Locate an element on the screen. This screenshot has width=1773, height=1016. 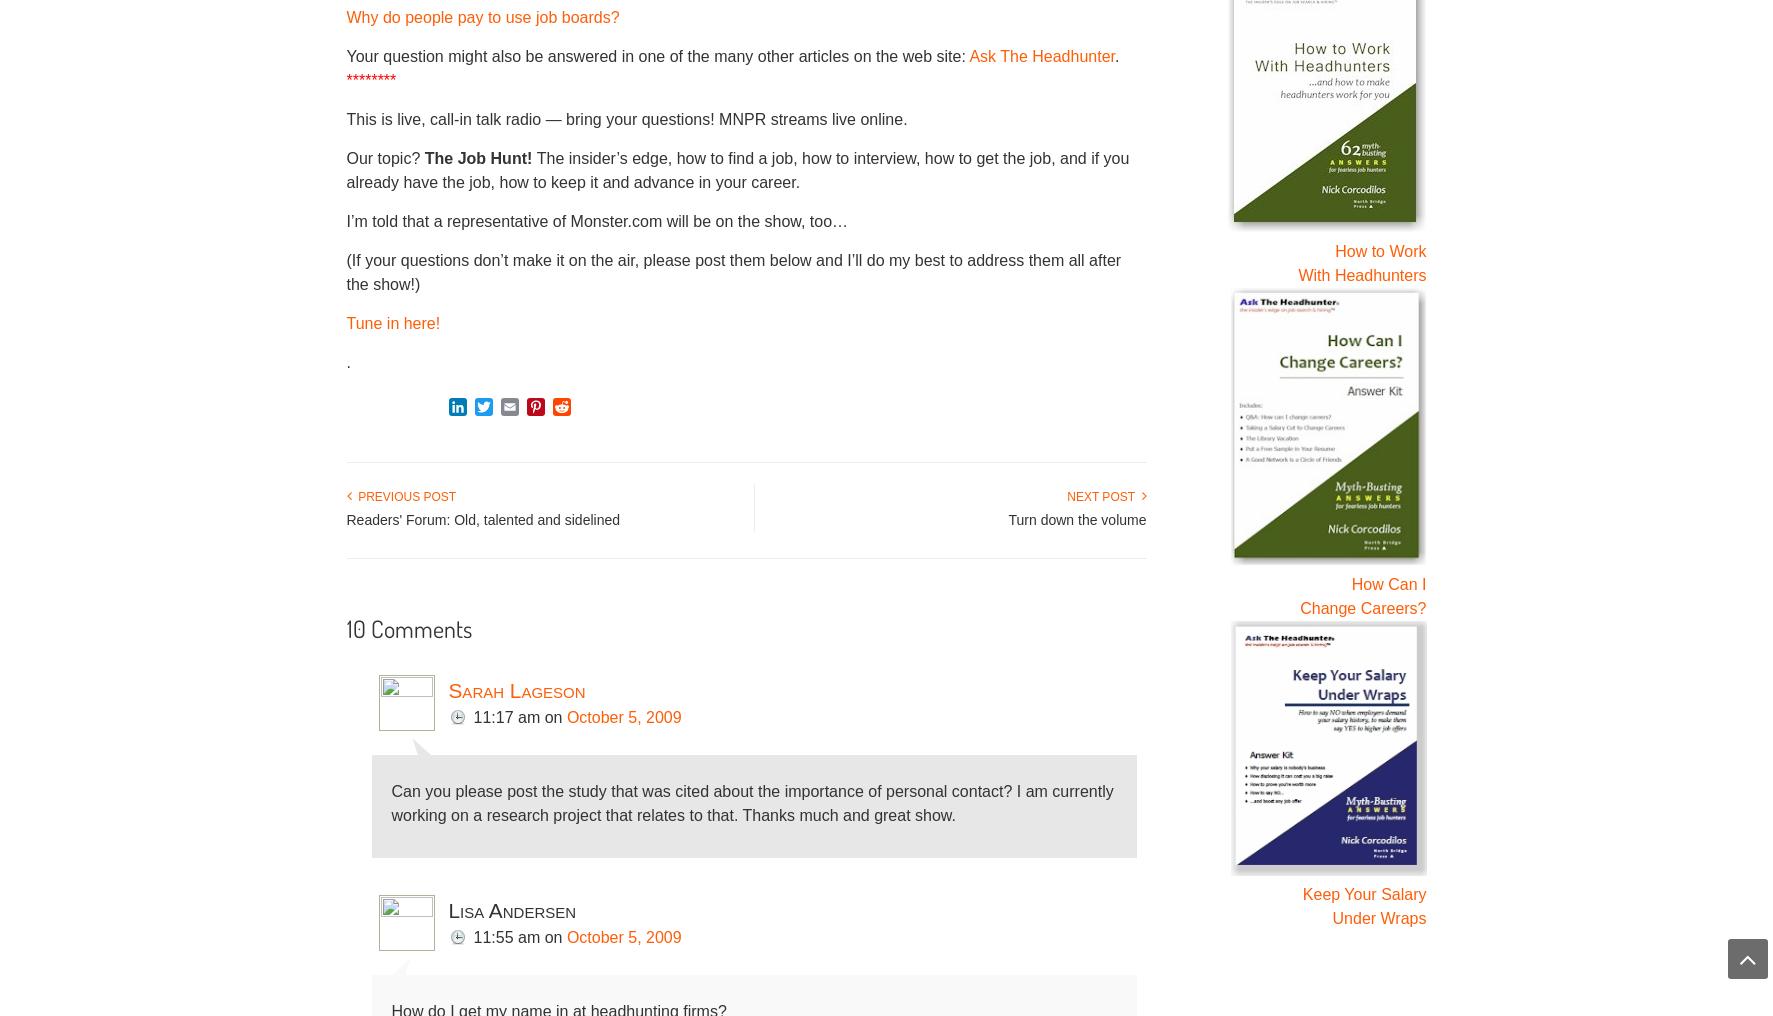
'I’m told that a representative of Monster.com will be on the show, too…' is located at coordinates (345, 220).